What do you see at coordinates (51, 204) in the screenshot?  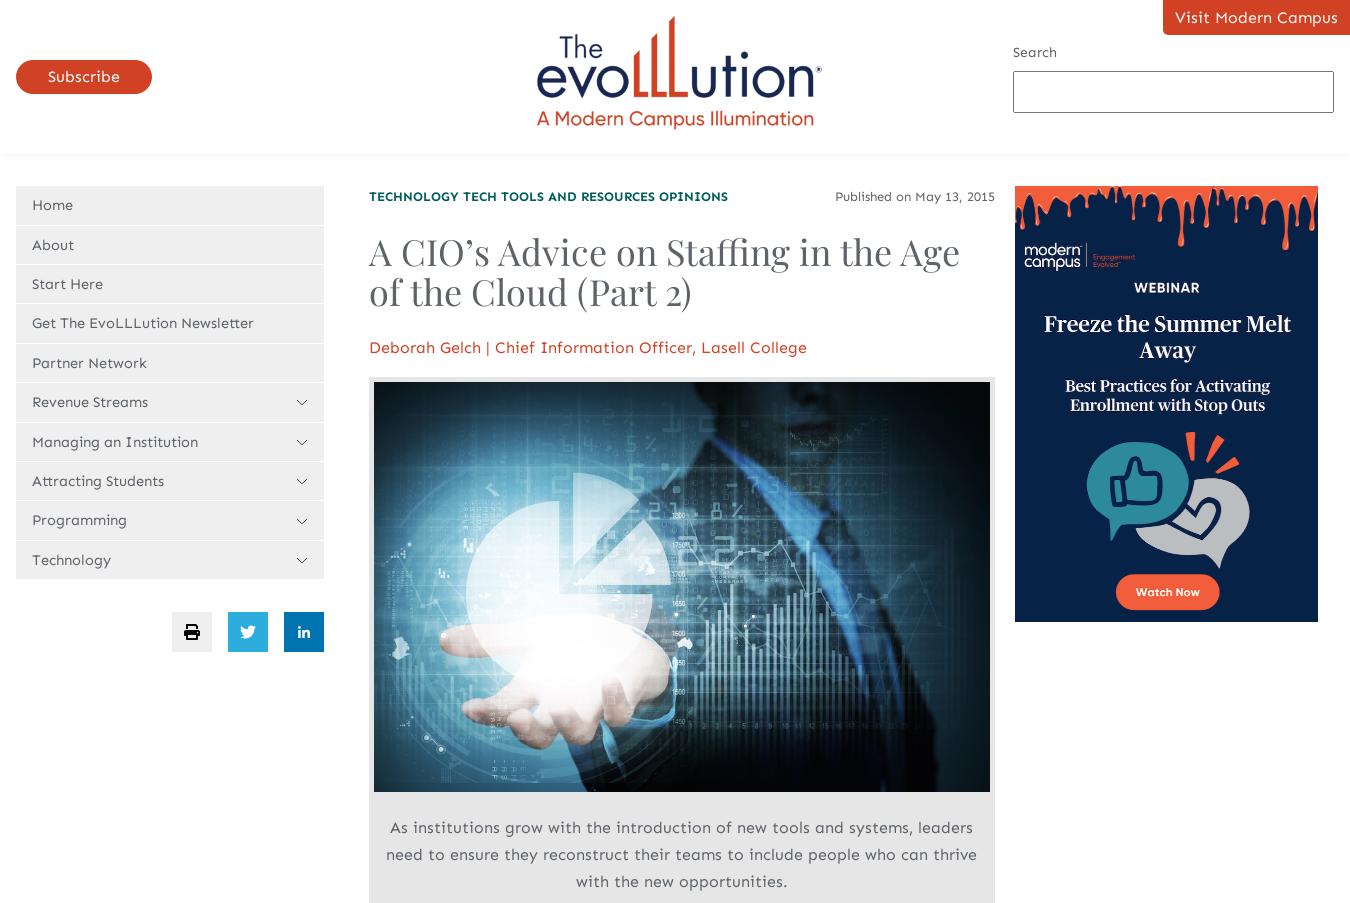 I see `'Home'` at bounding box center [51, 204].